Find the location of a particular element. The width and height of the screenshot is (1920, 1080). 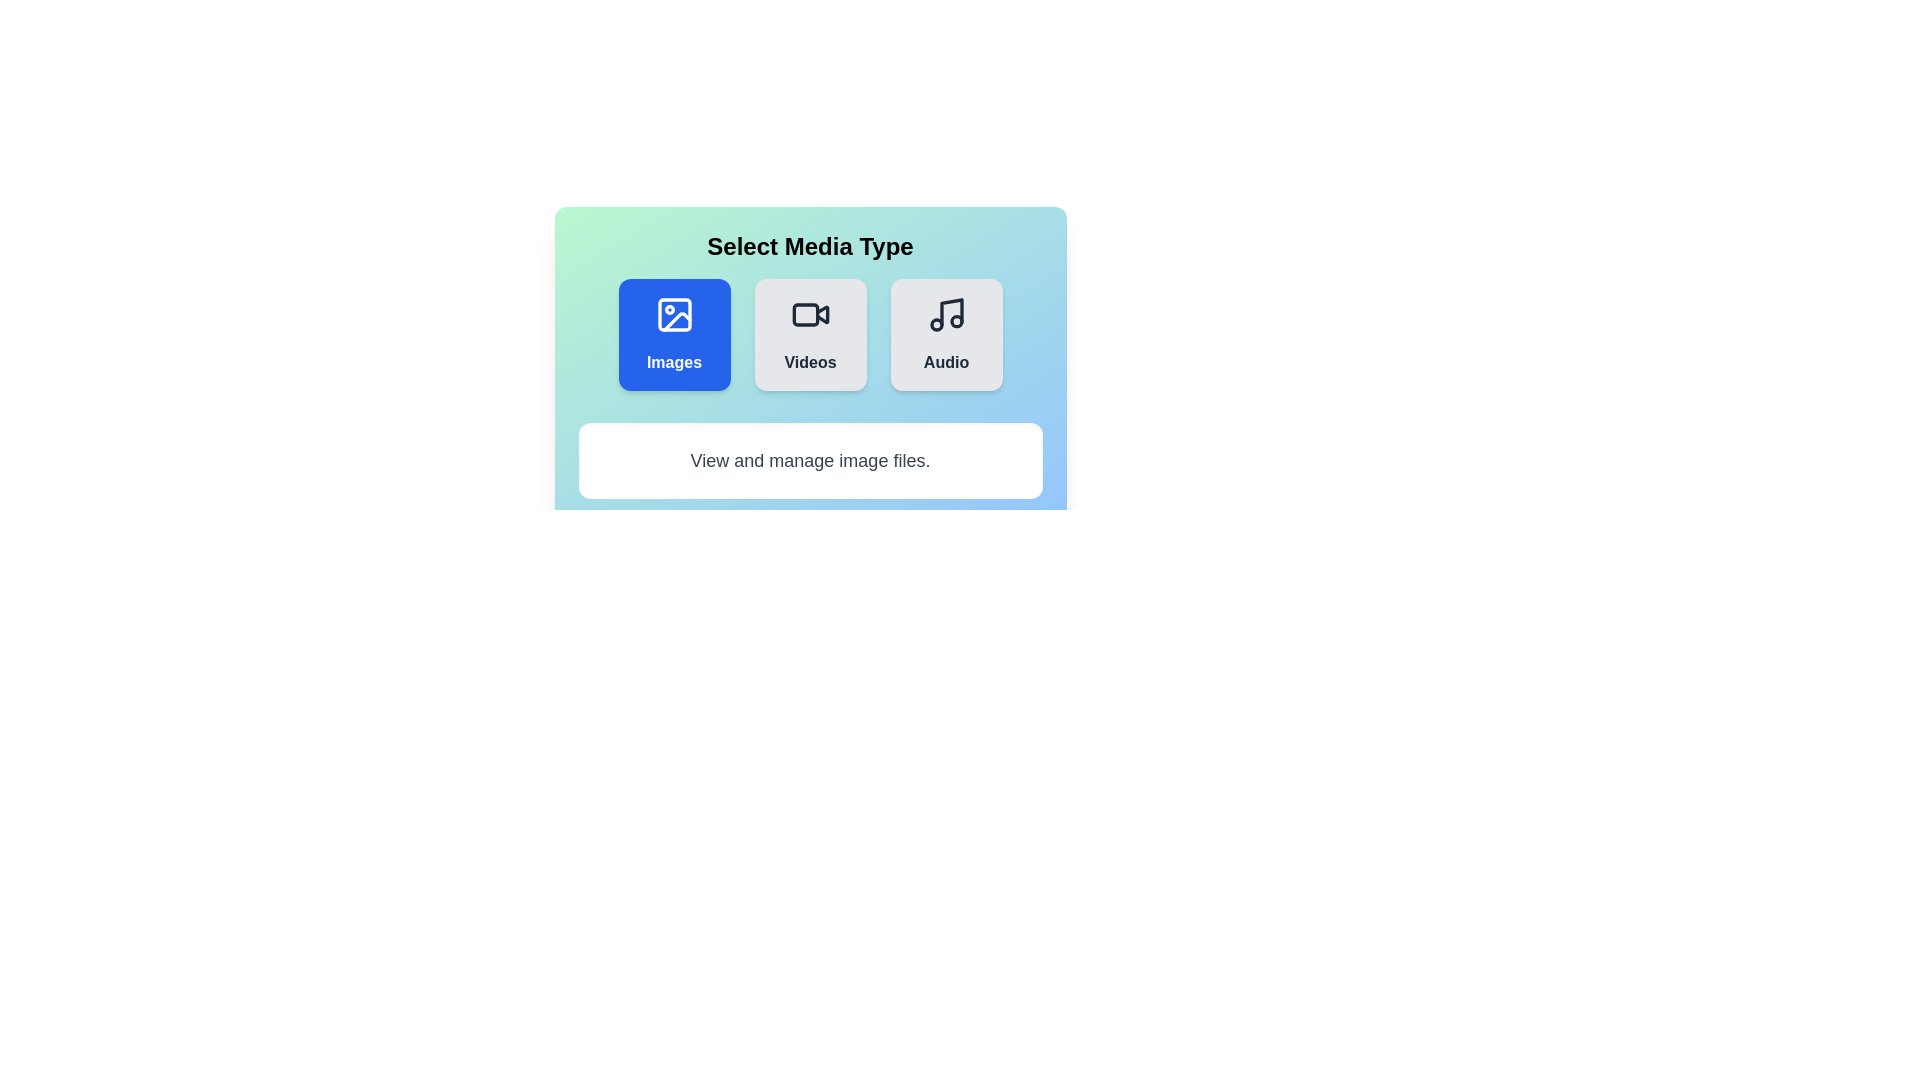

the Images button to view its hover effect is located at coordinates (674, 334).